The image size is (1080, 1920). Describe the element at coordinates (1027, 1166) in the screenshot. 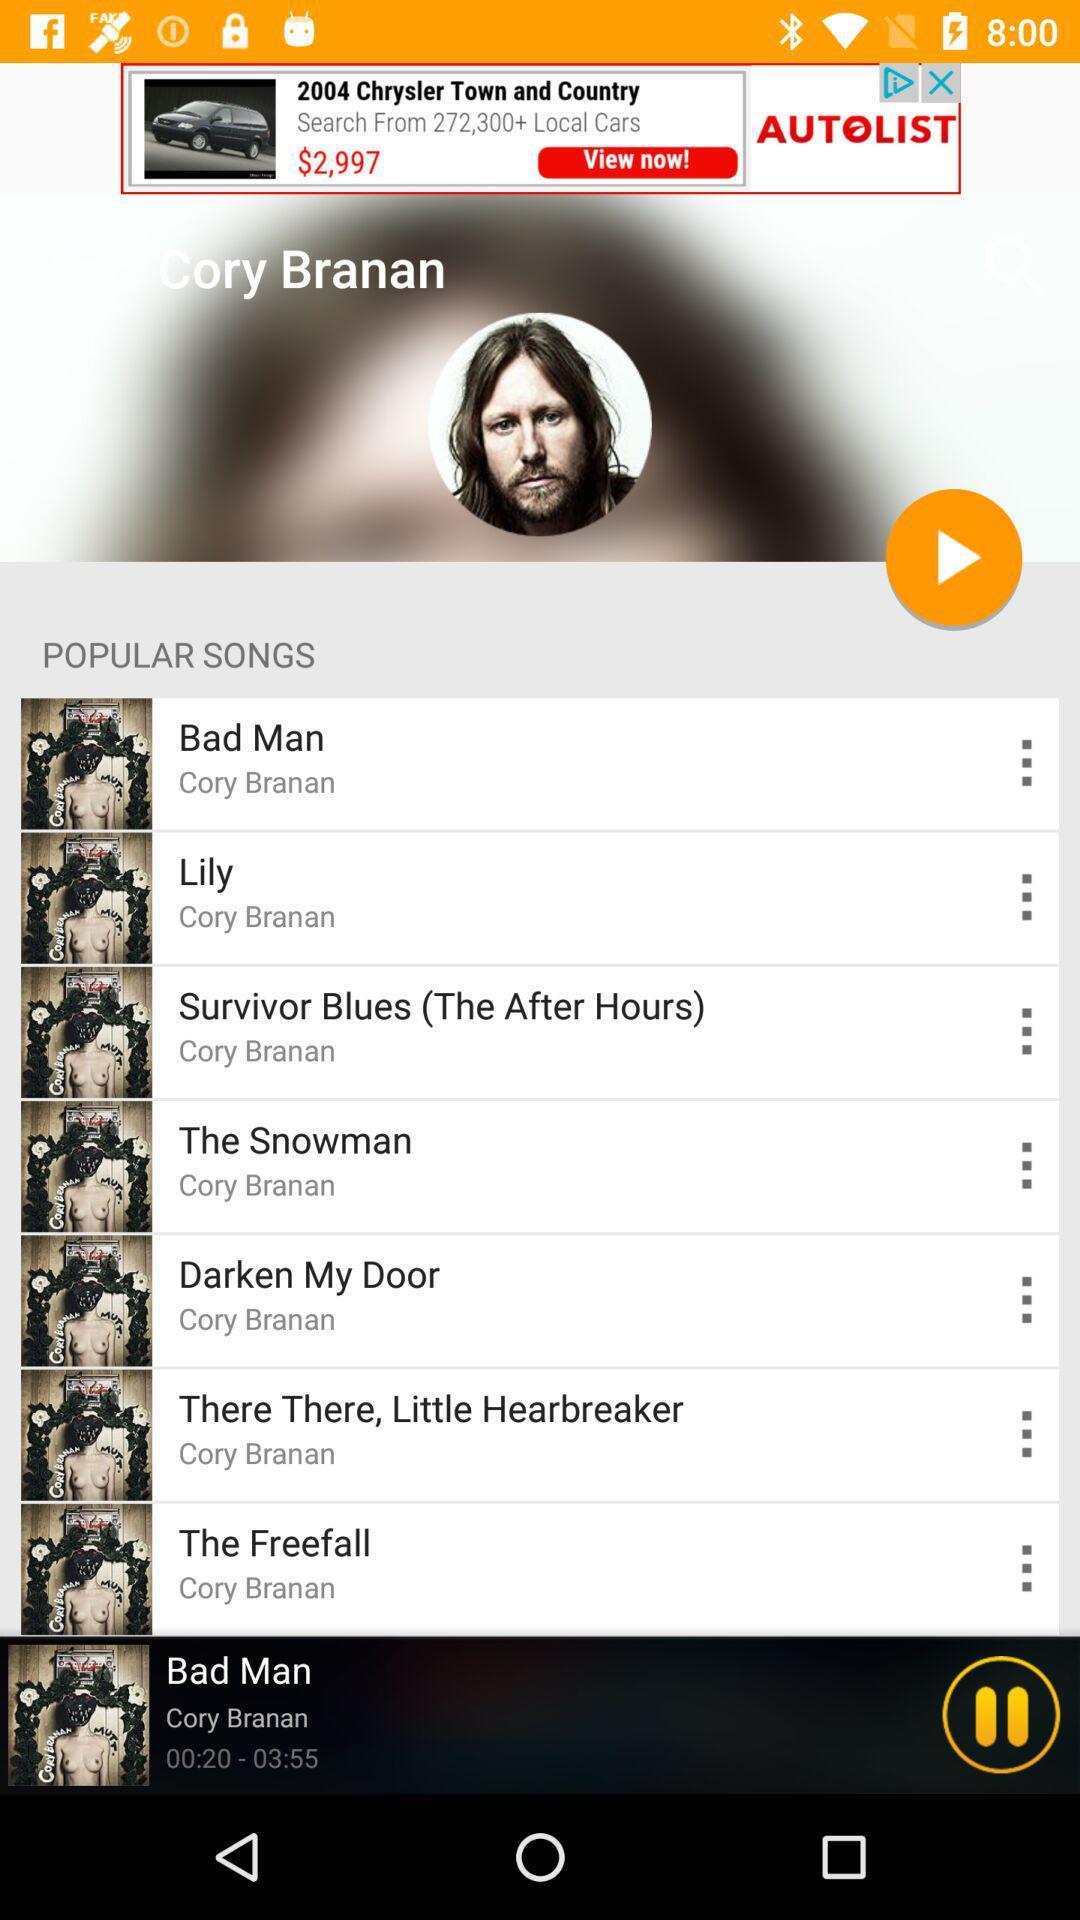

I see `the more icon` at that location.